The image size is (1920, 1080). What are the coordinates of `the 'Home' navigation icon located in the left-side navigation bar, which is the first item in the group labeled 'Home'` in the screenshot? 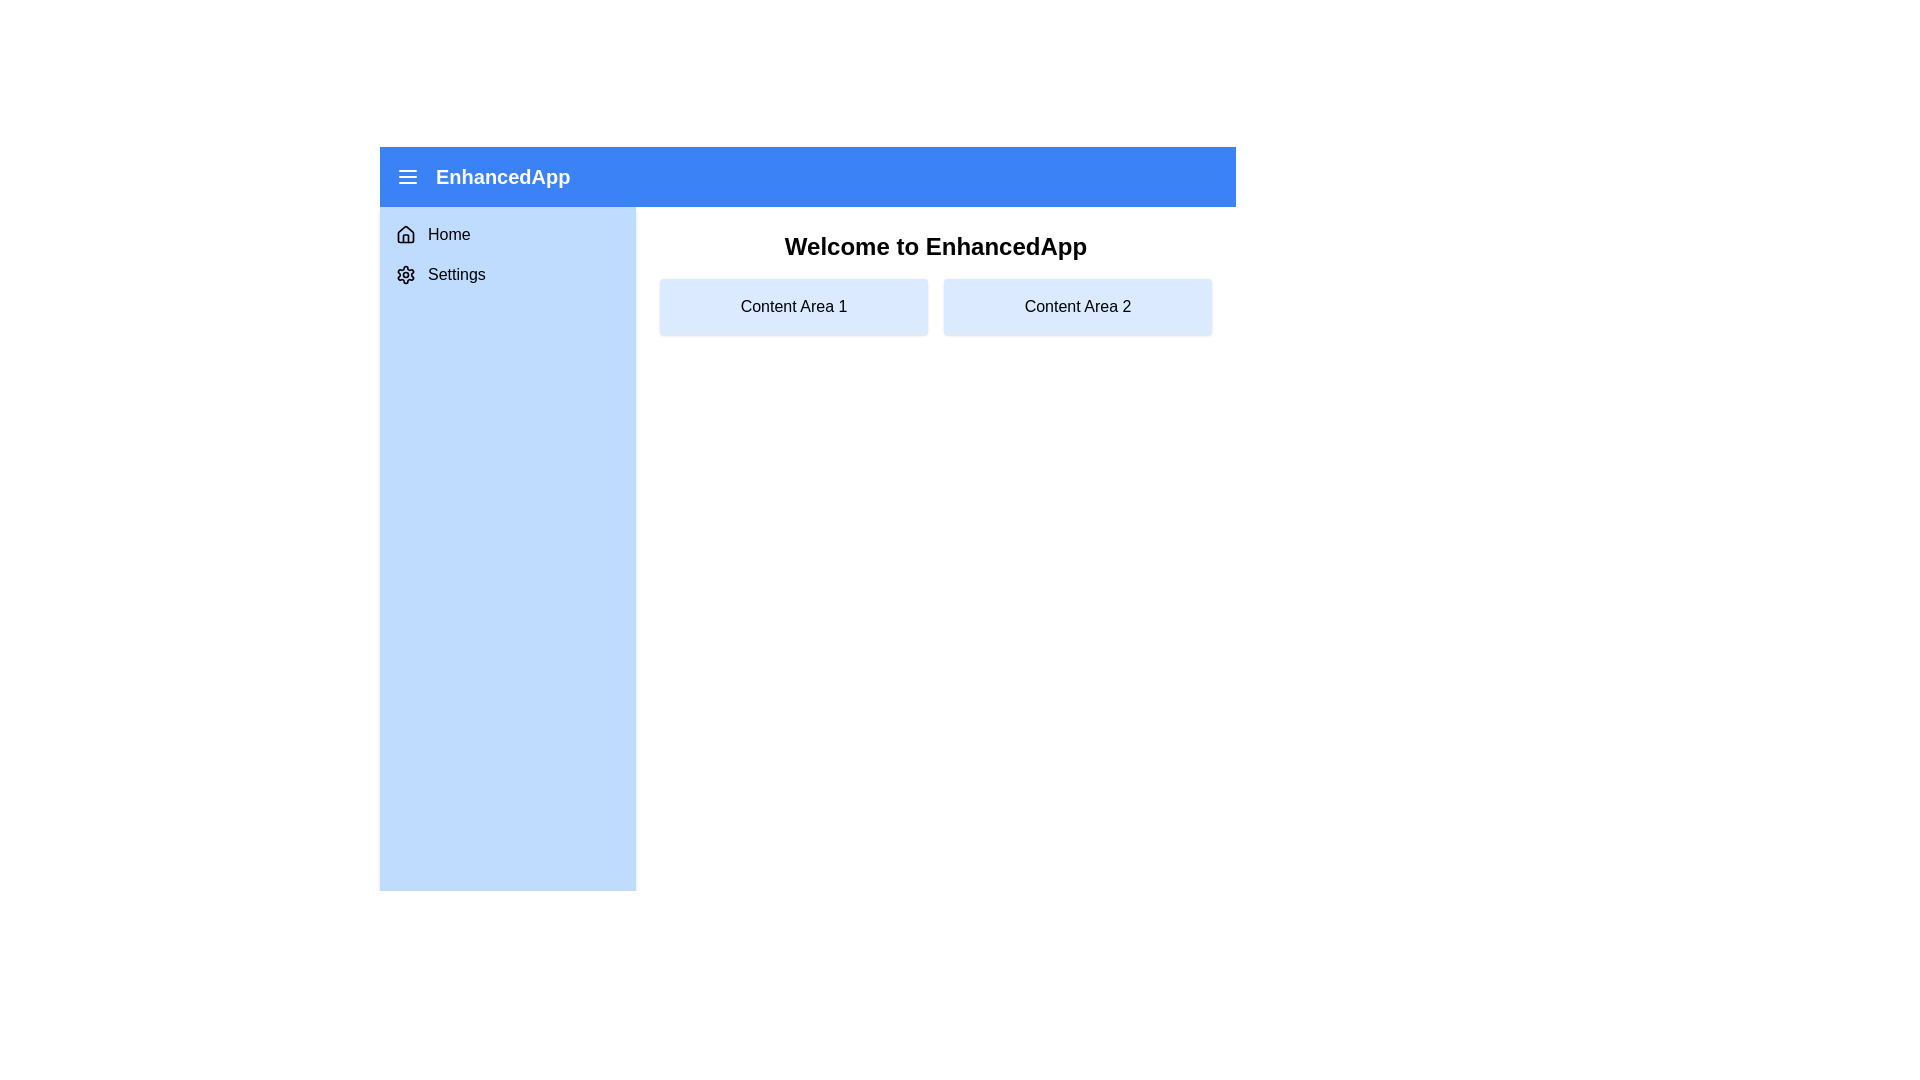 It's located at (405, 234).